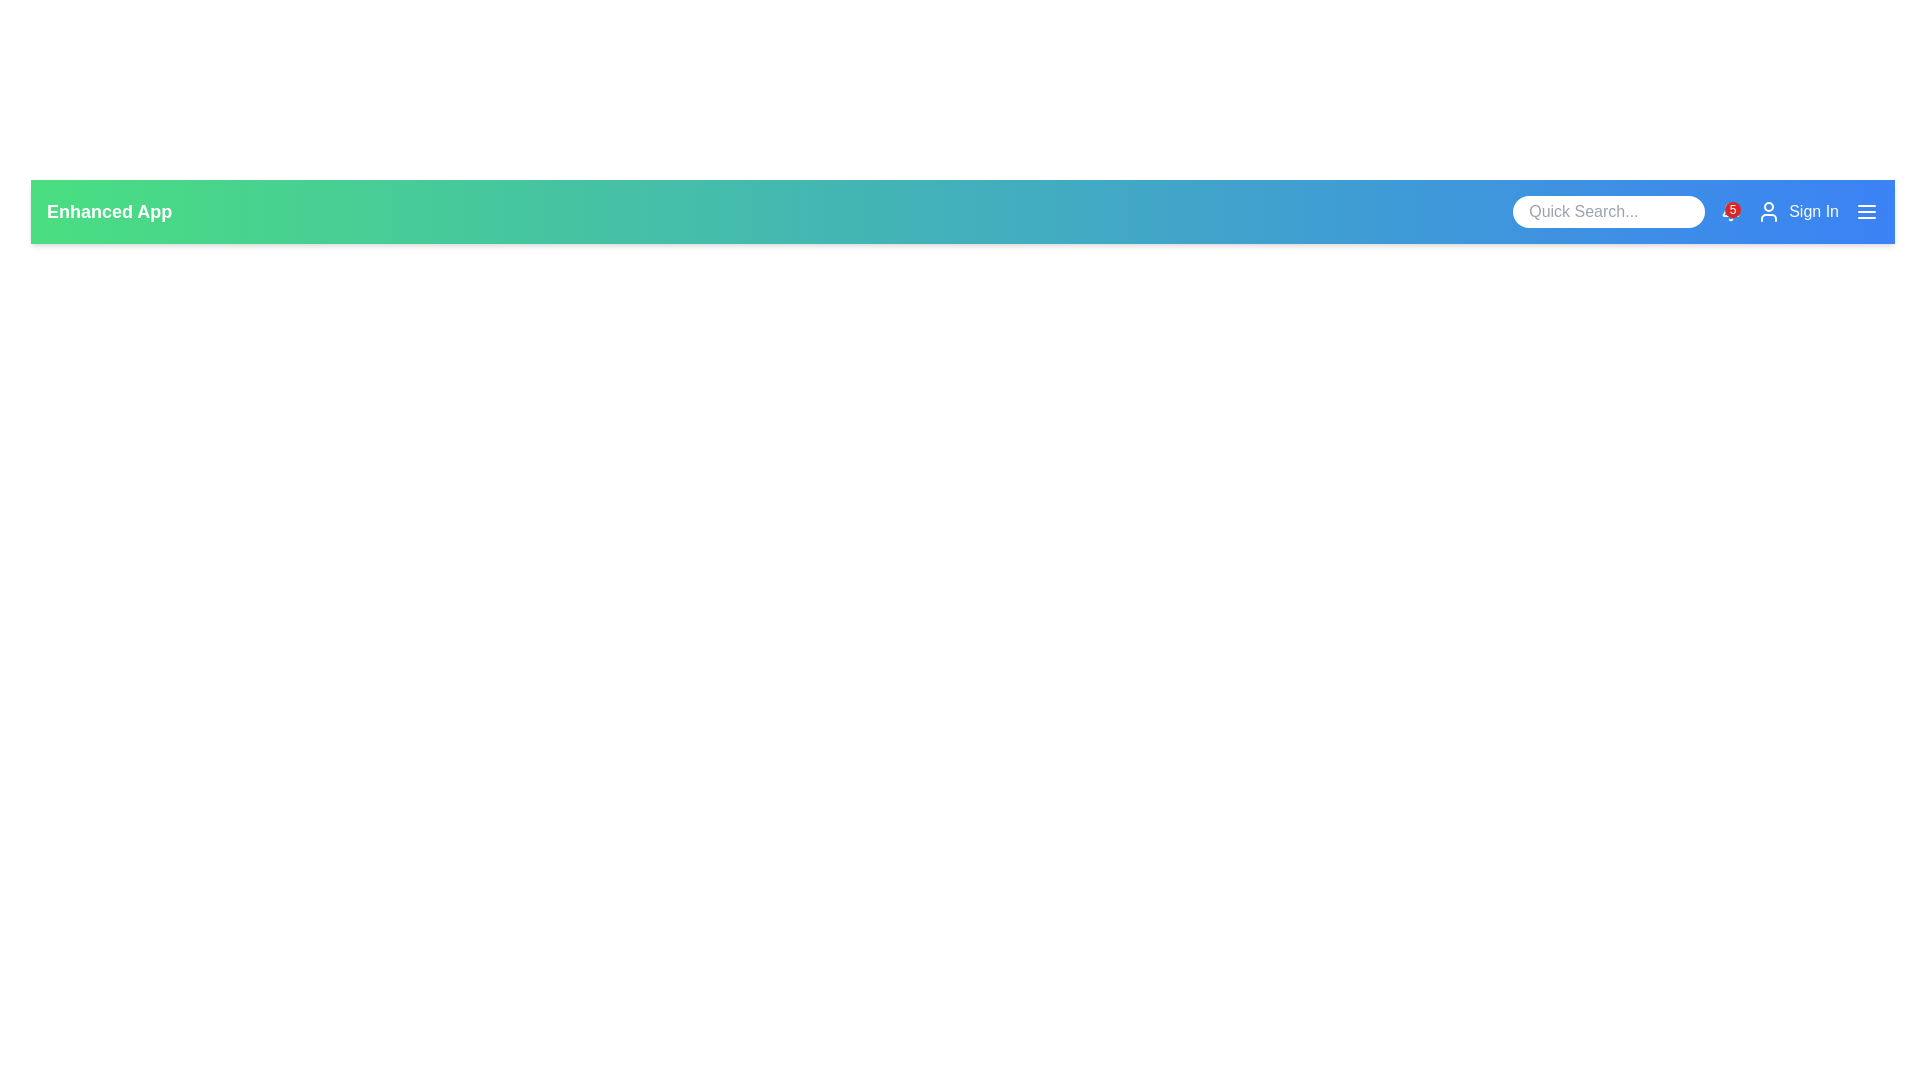  Describe the element at coordinates (1798, 212) in the screenshot. I see `the 'Sign In' button` at that location.